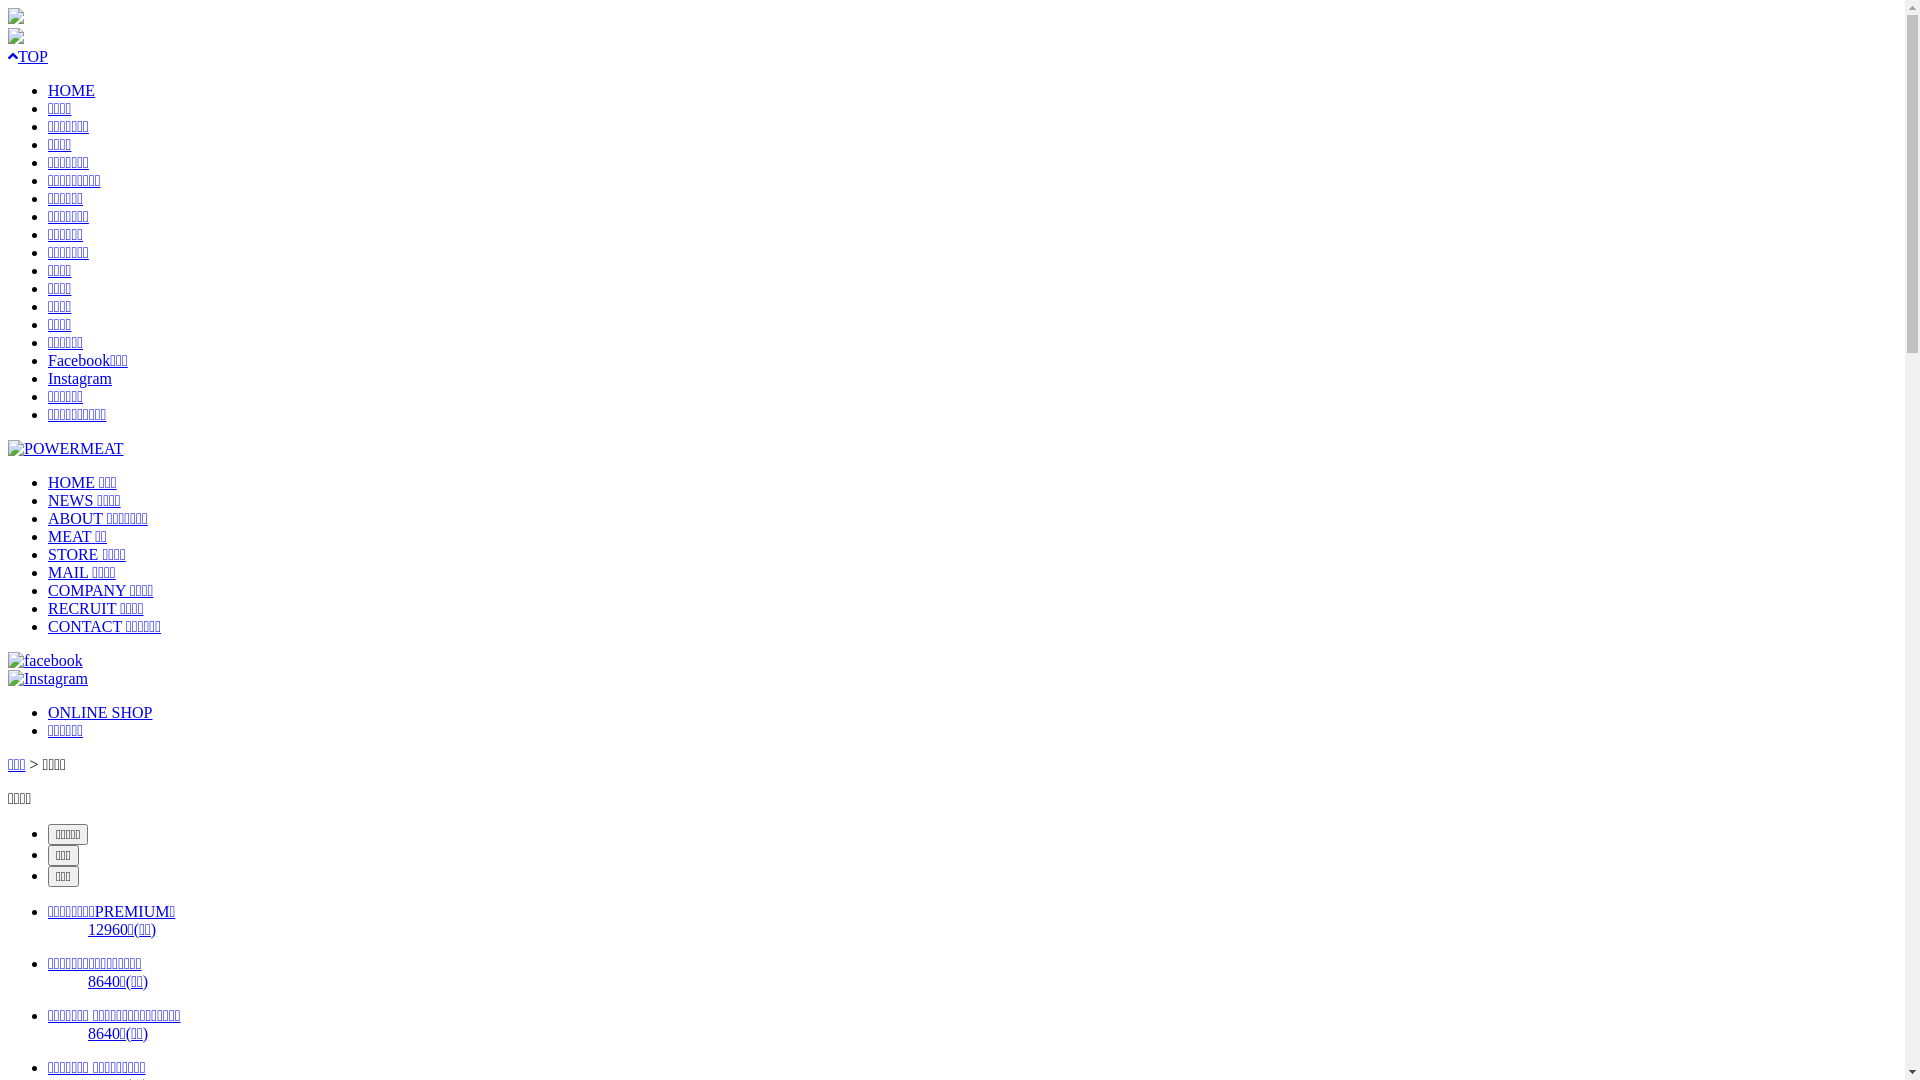 The width and height of the screenshot is (1920, 1080). What do you see at coordinates (71, 90) in the screenshot?
I see `'HOME'` at bounding box center [71, 90].